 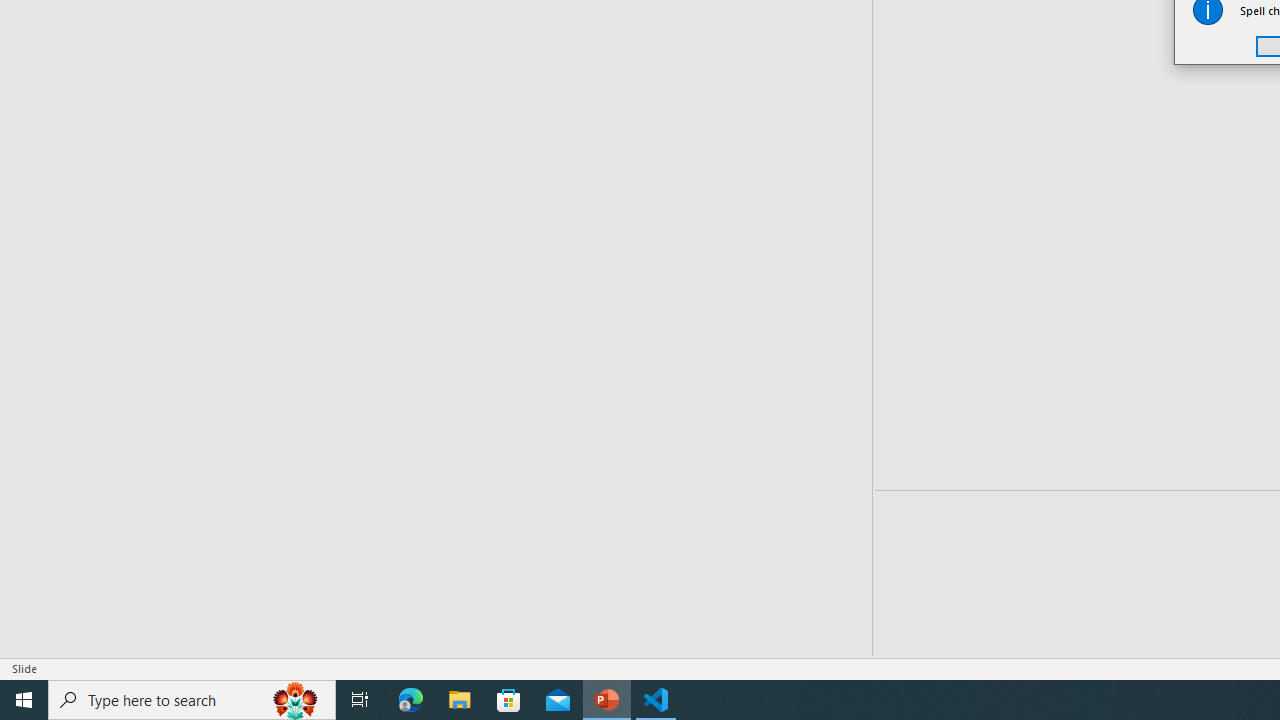 What do you see at coordinates (509, 698) in the screenshot?
I see `'Microsoft Store'` at bounding box center [509, 698].